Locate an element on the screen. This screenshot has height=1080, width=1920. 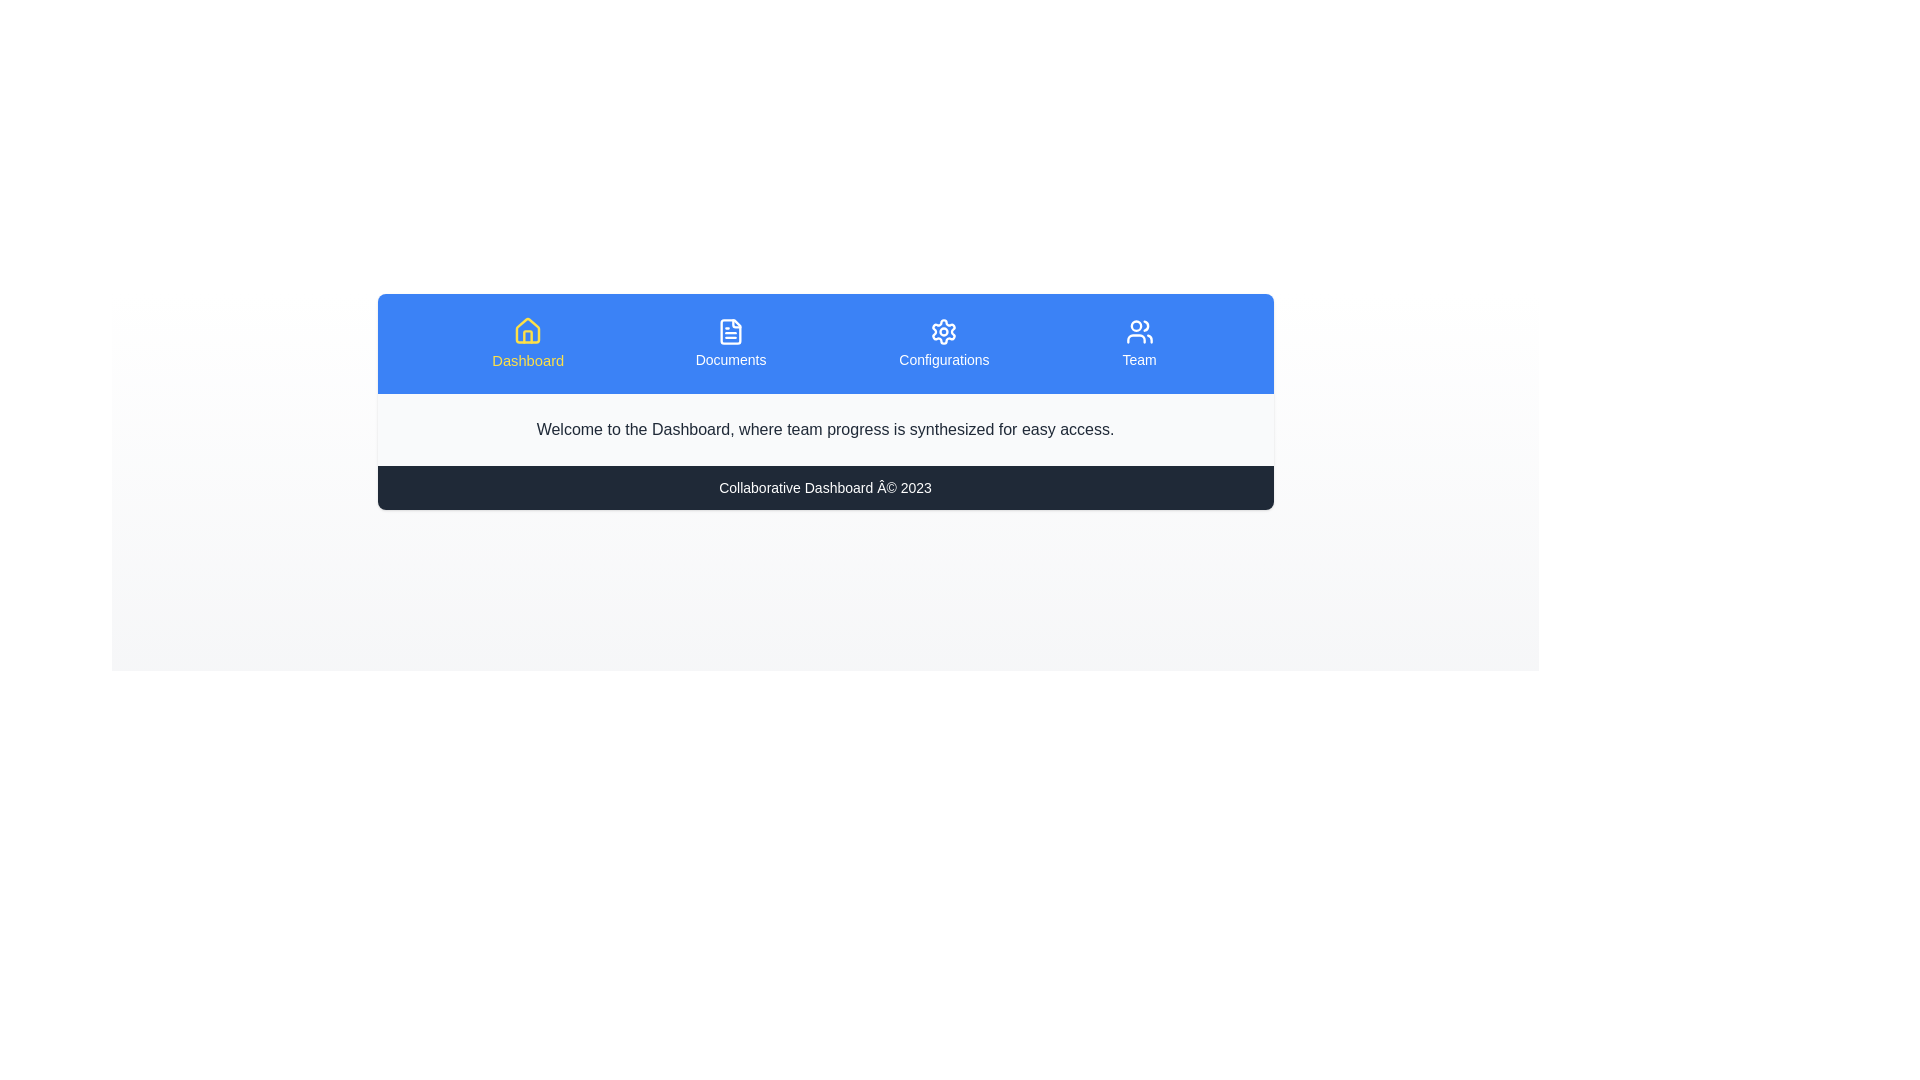
the tab labeled Team is located at coordinates (1139, 342).